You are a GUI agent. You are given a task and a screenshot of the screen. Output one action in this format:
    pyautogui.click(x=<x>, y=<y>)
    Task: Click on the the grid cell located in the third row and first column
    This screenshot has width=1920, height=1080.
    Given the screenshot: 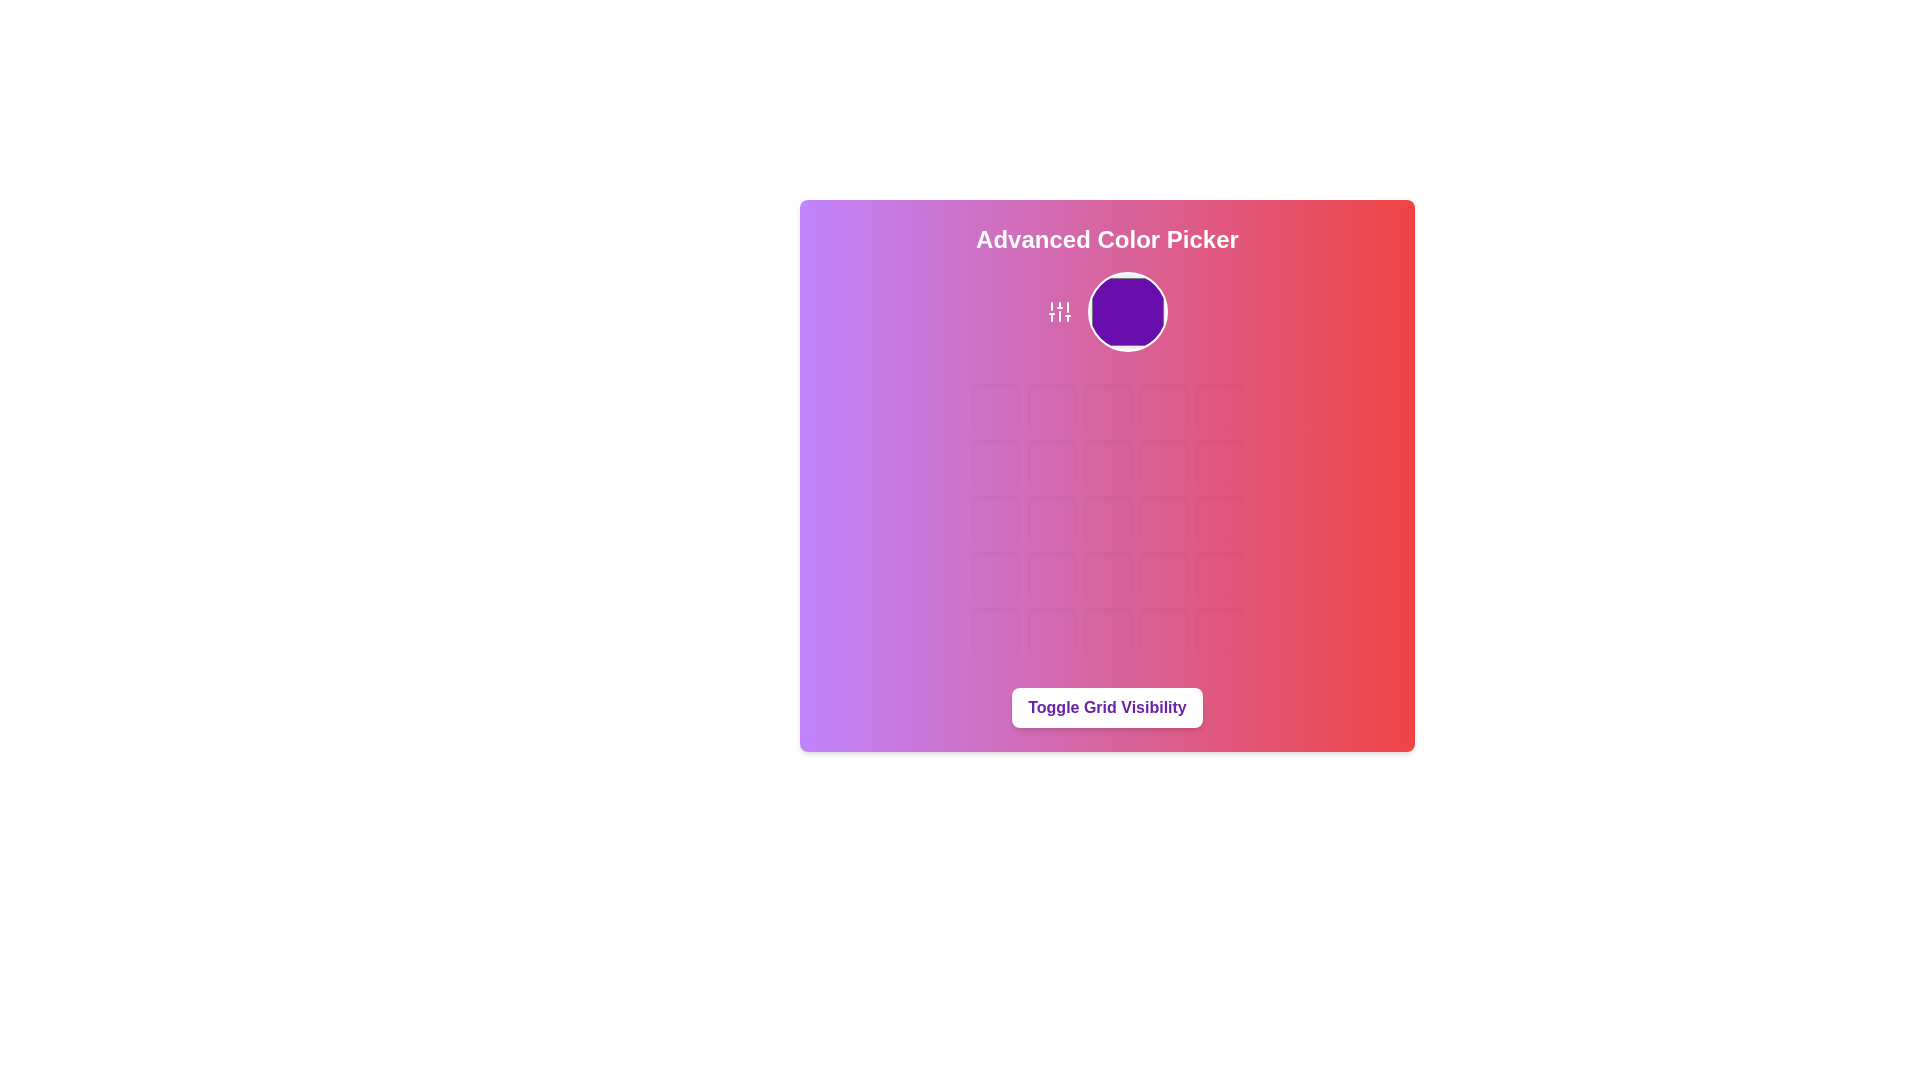 What is the action you would take?
    pyautogui.click(x=995, y=519)
    